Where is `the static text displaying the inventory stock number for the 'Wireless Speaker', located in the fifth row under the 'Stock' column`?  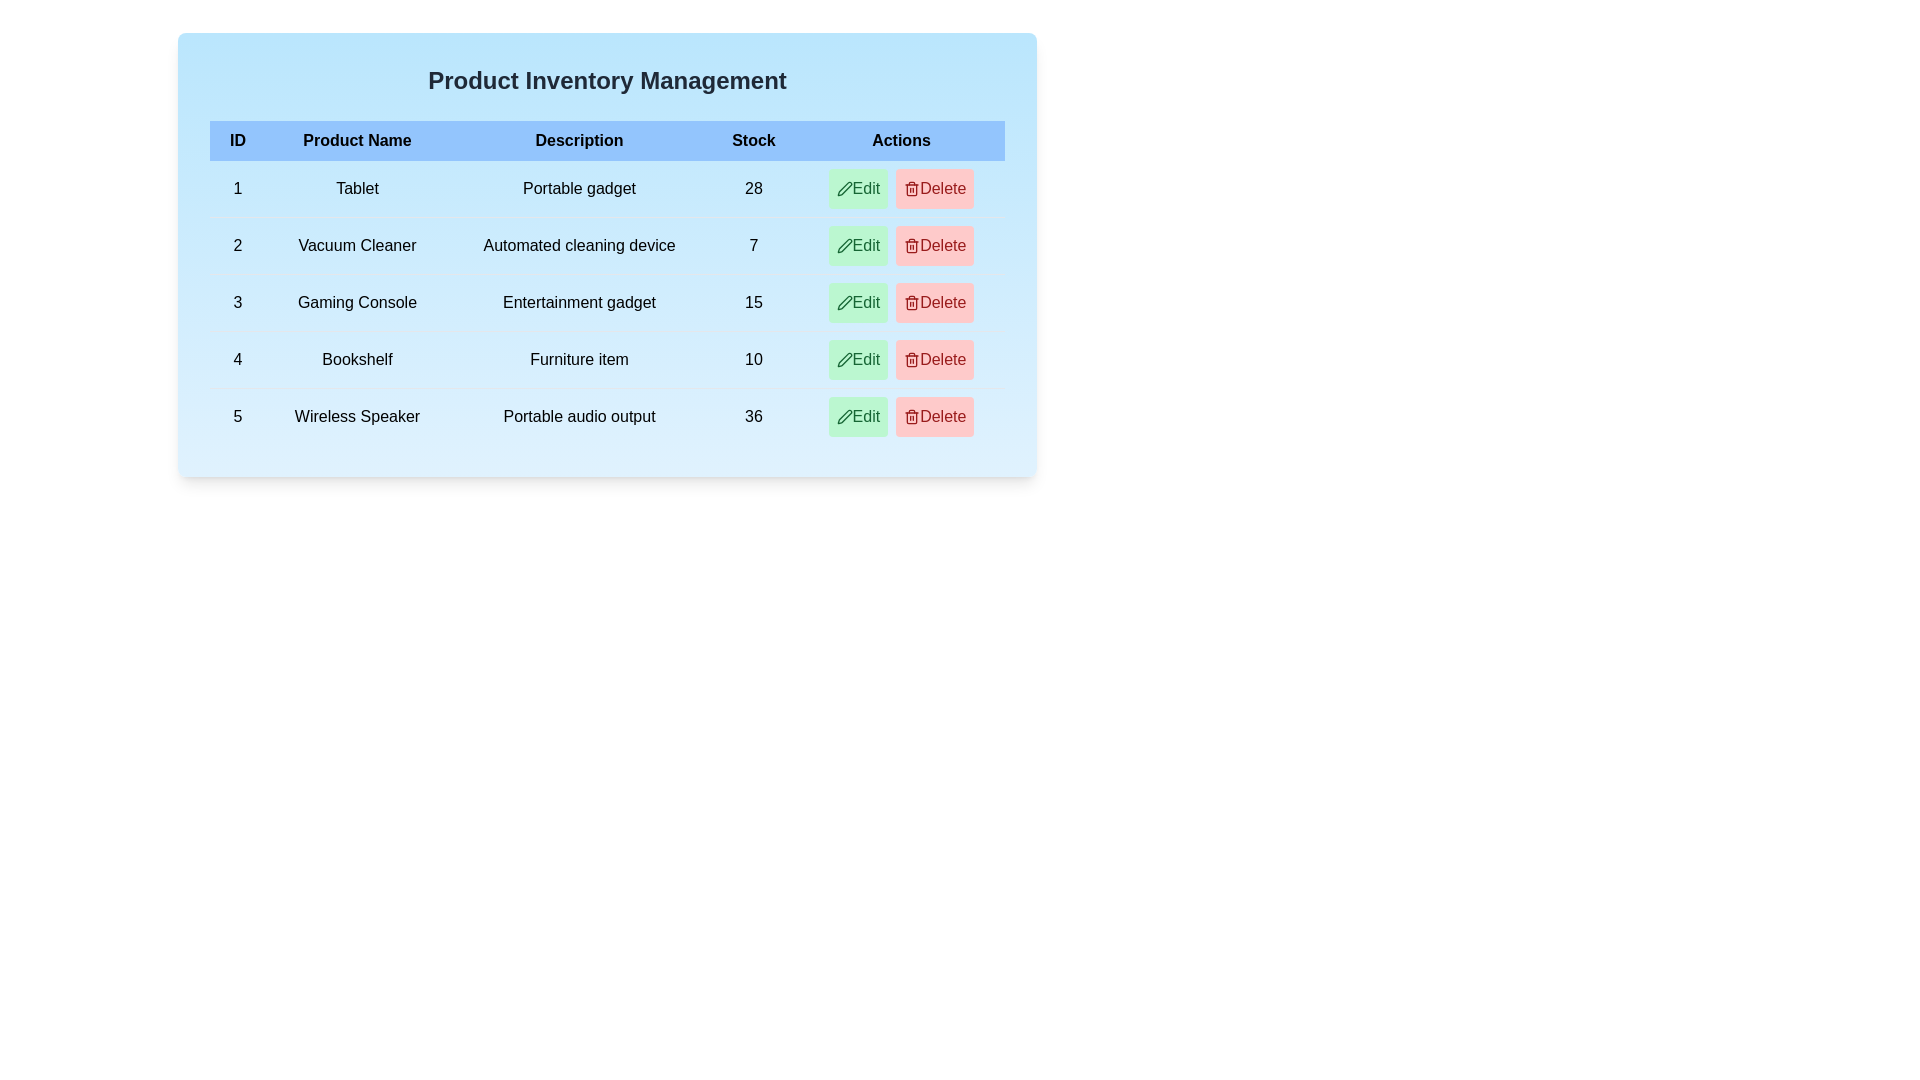
the static text displaying the inventory stock number for the 'Wireless Speaker', located in the fifth row under the 'Stock' column is located at coordinates (752, 415).